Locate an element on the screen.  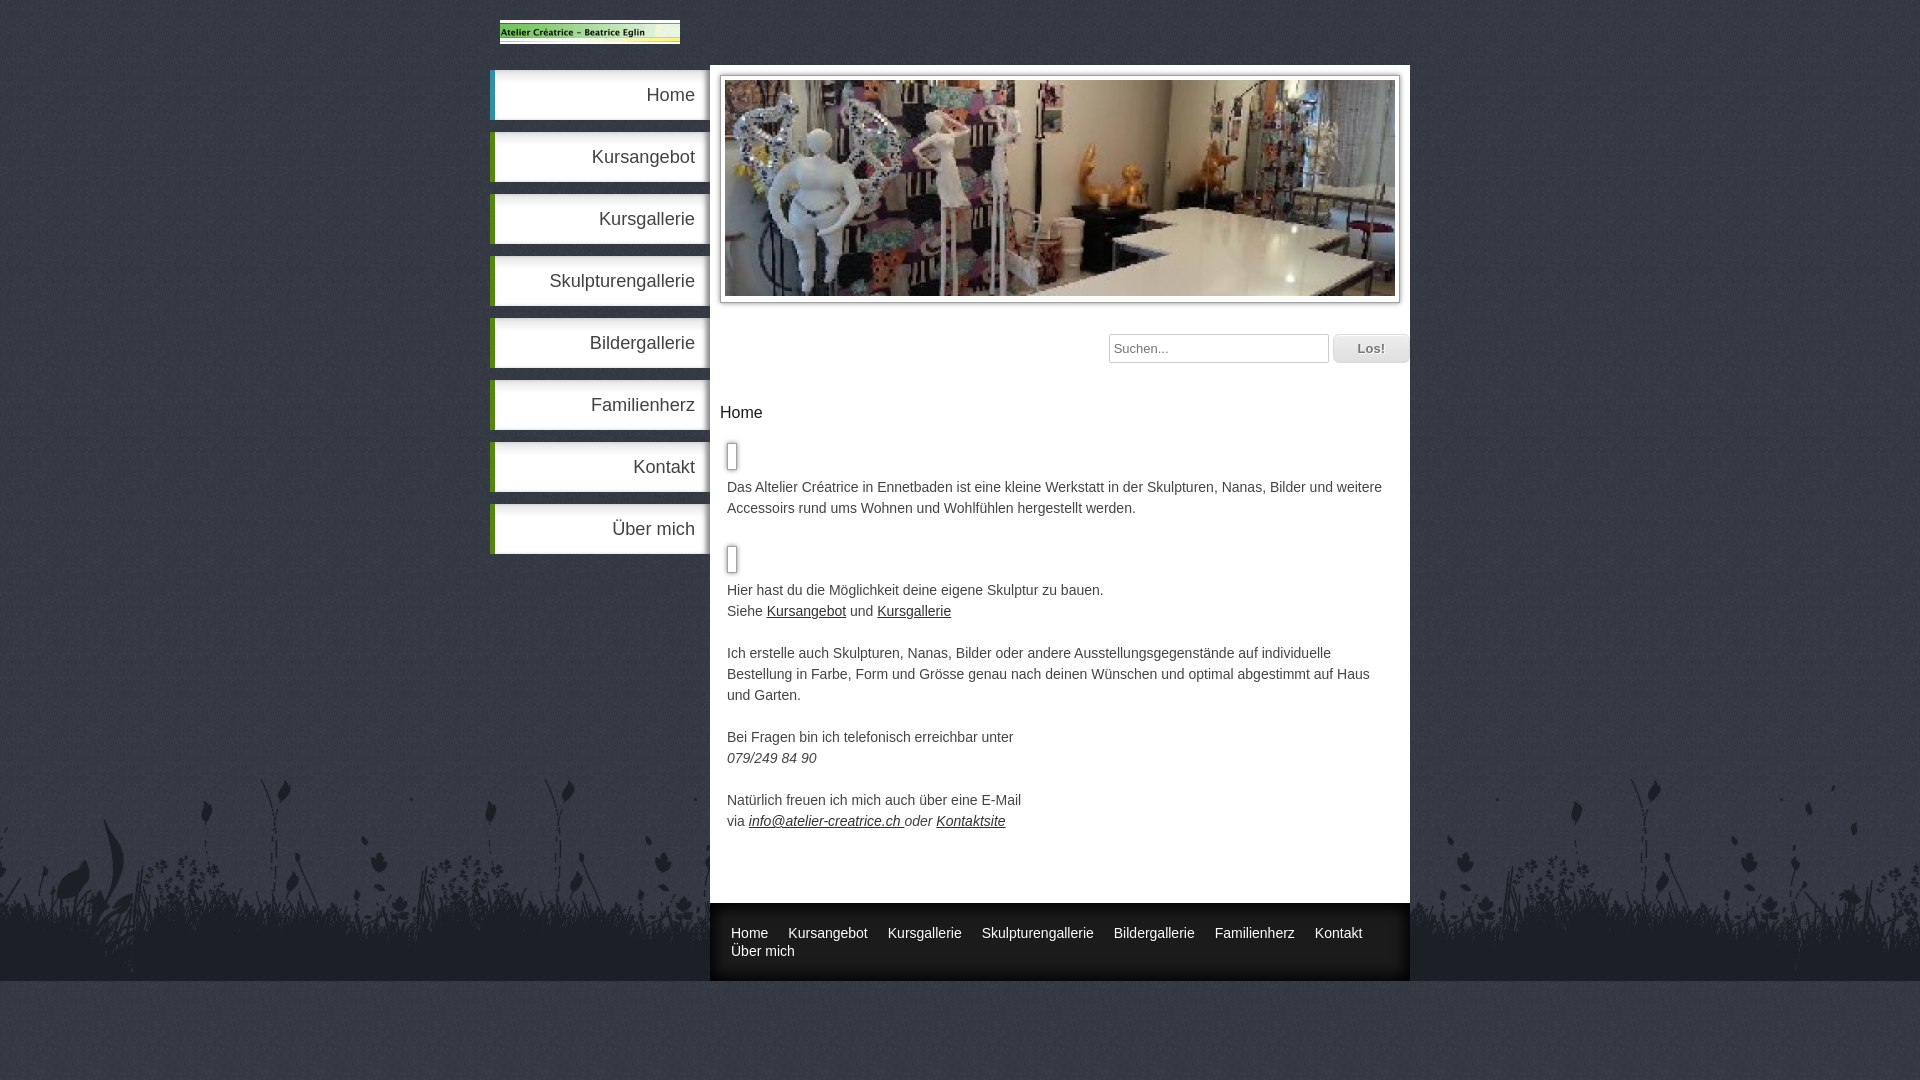
'Kontaktsite' is located at coordinates (970, 821).